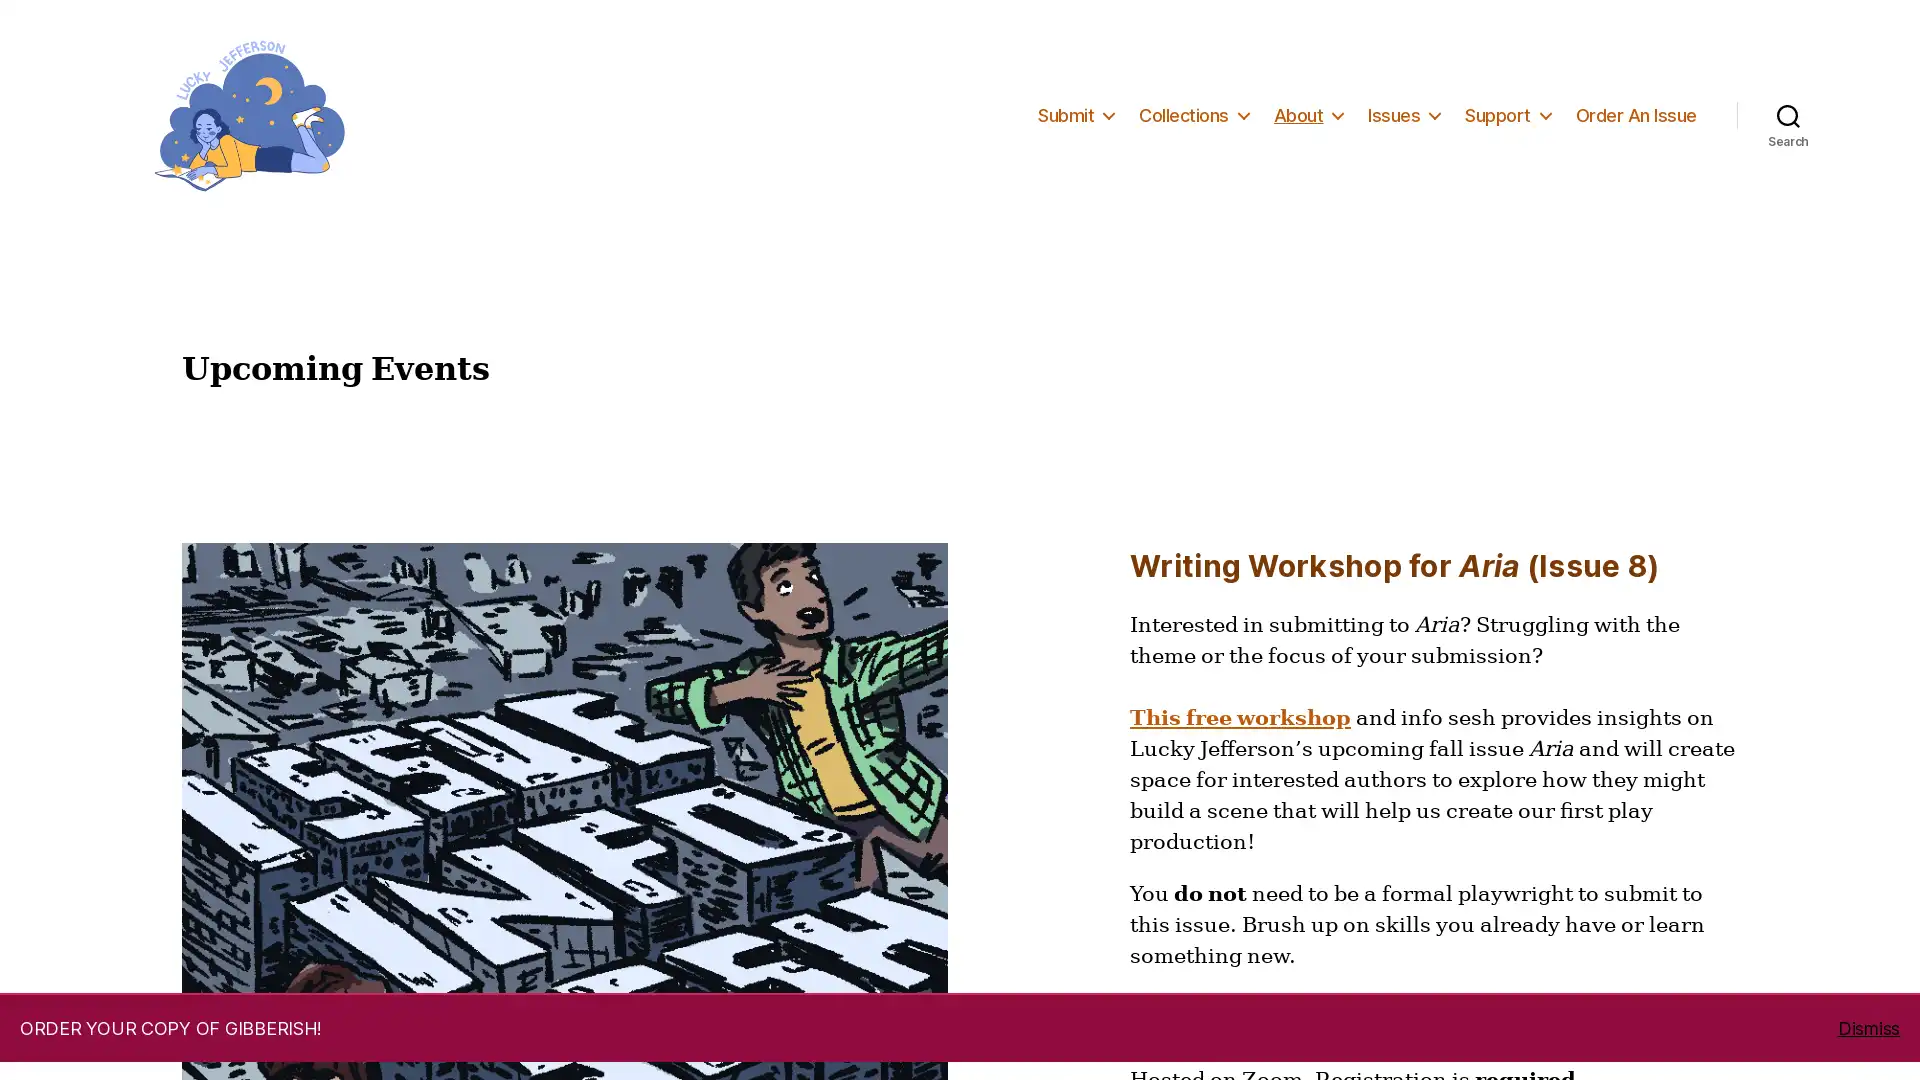 Image resolution: width=1920 pixels, height=1080 pixels. Describe the element at coordinates (1788, 115) in the screenshot. I see `Search` at that location.